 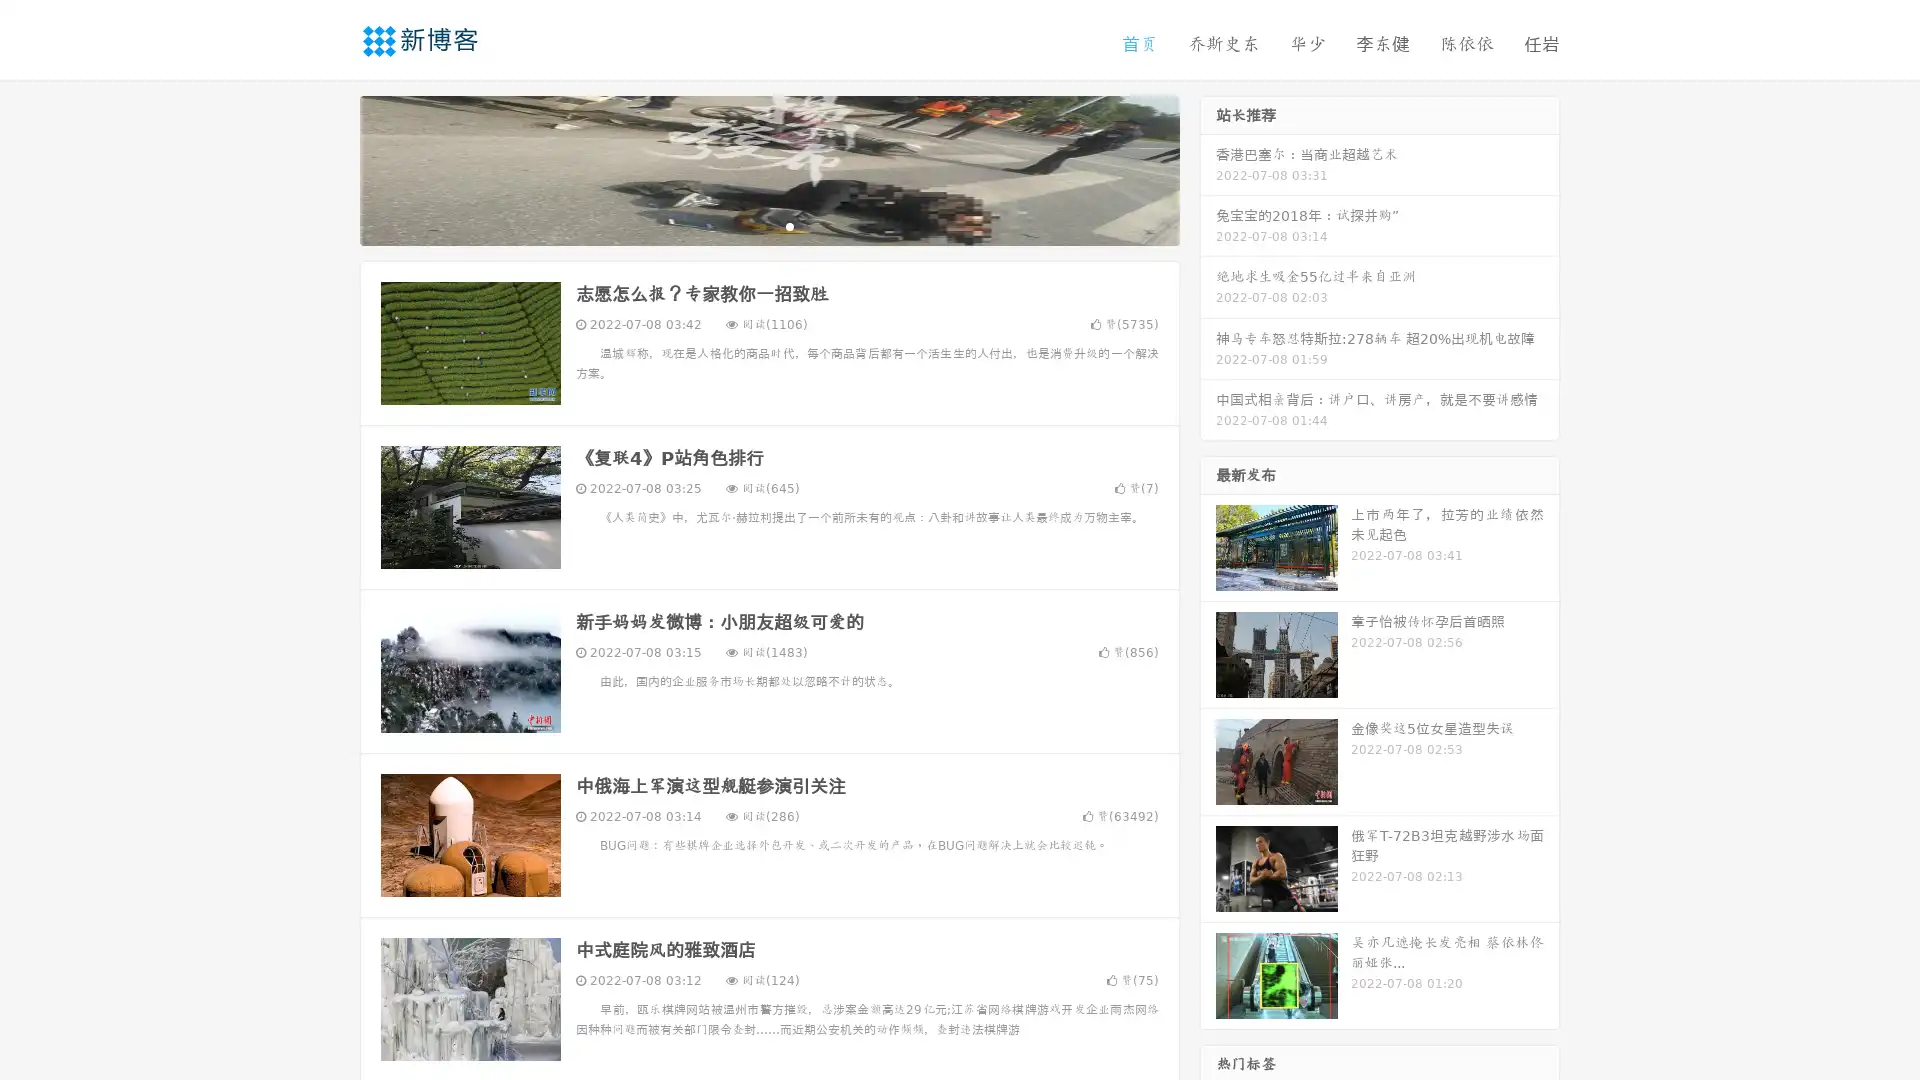 I want to click on Previous slide, so click(x=330, y=168).